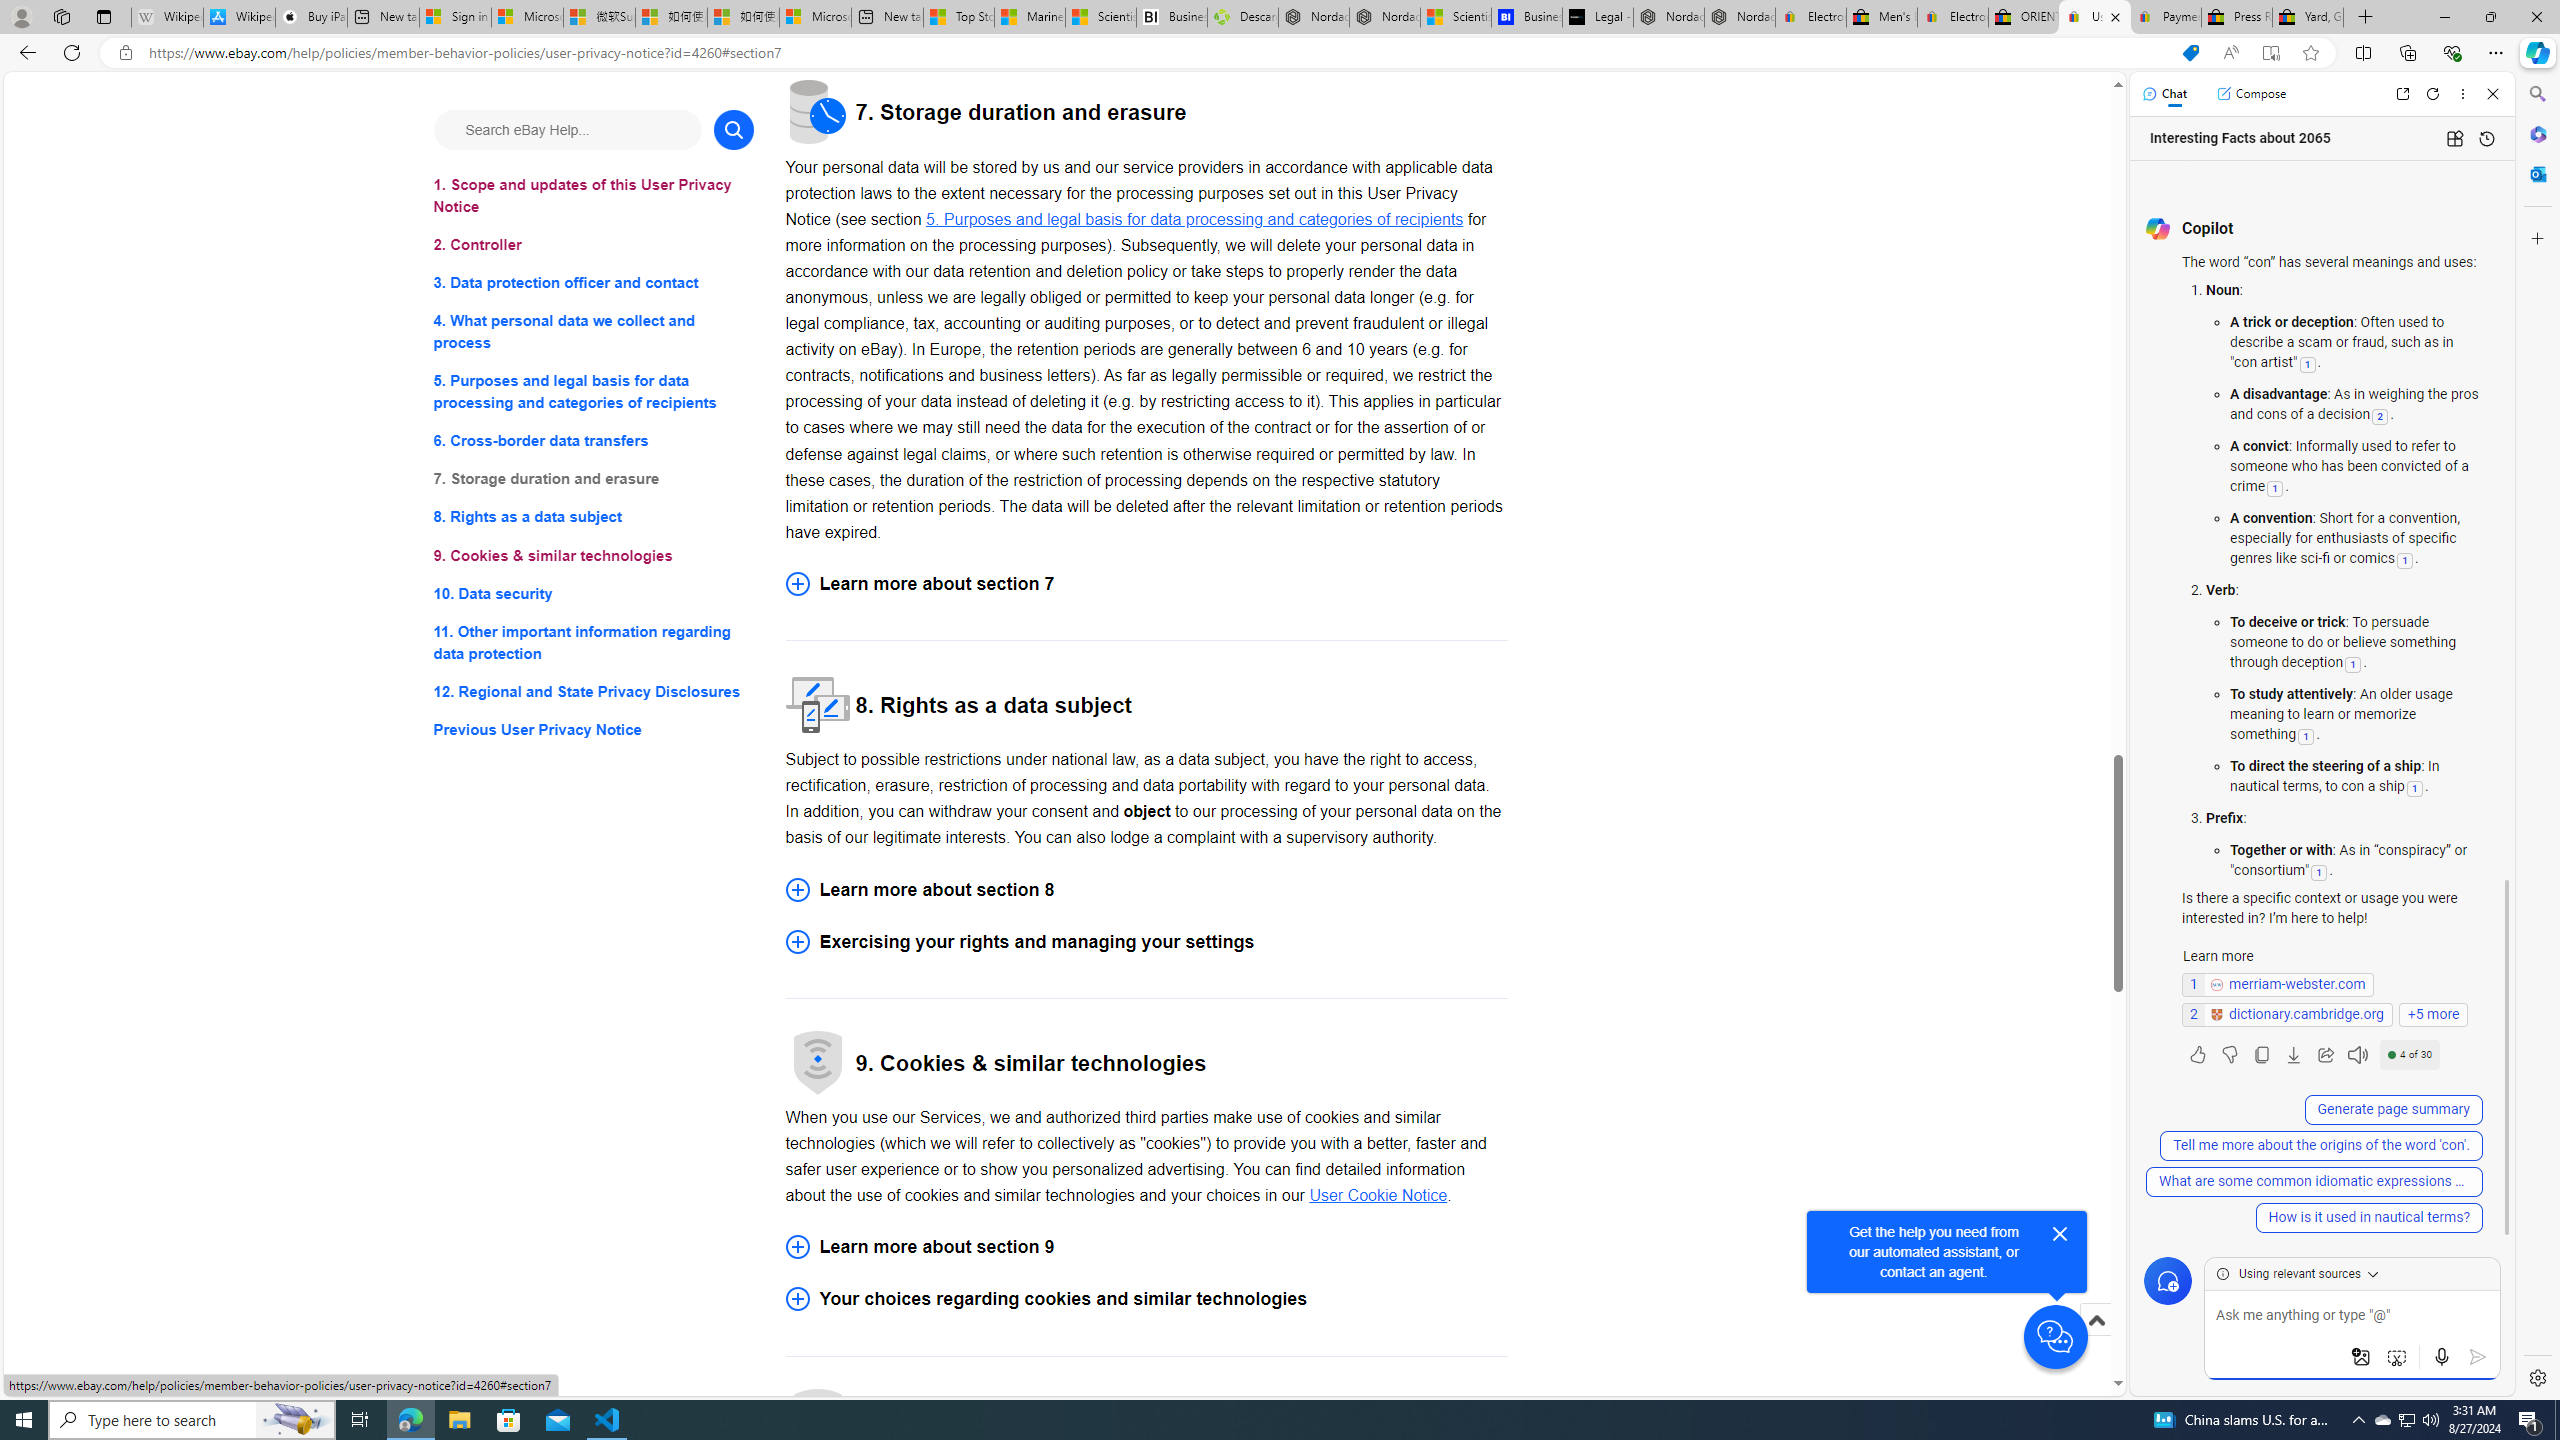 The image size is (2560, 1440). Describe the element at coordinates (1377, 1194) in the screenshot. I see `'User Cookie Notice'` at that location.